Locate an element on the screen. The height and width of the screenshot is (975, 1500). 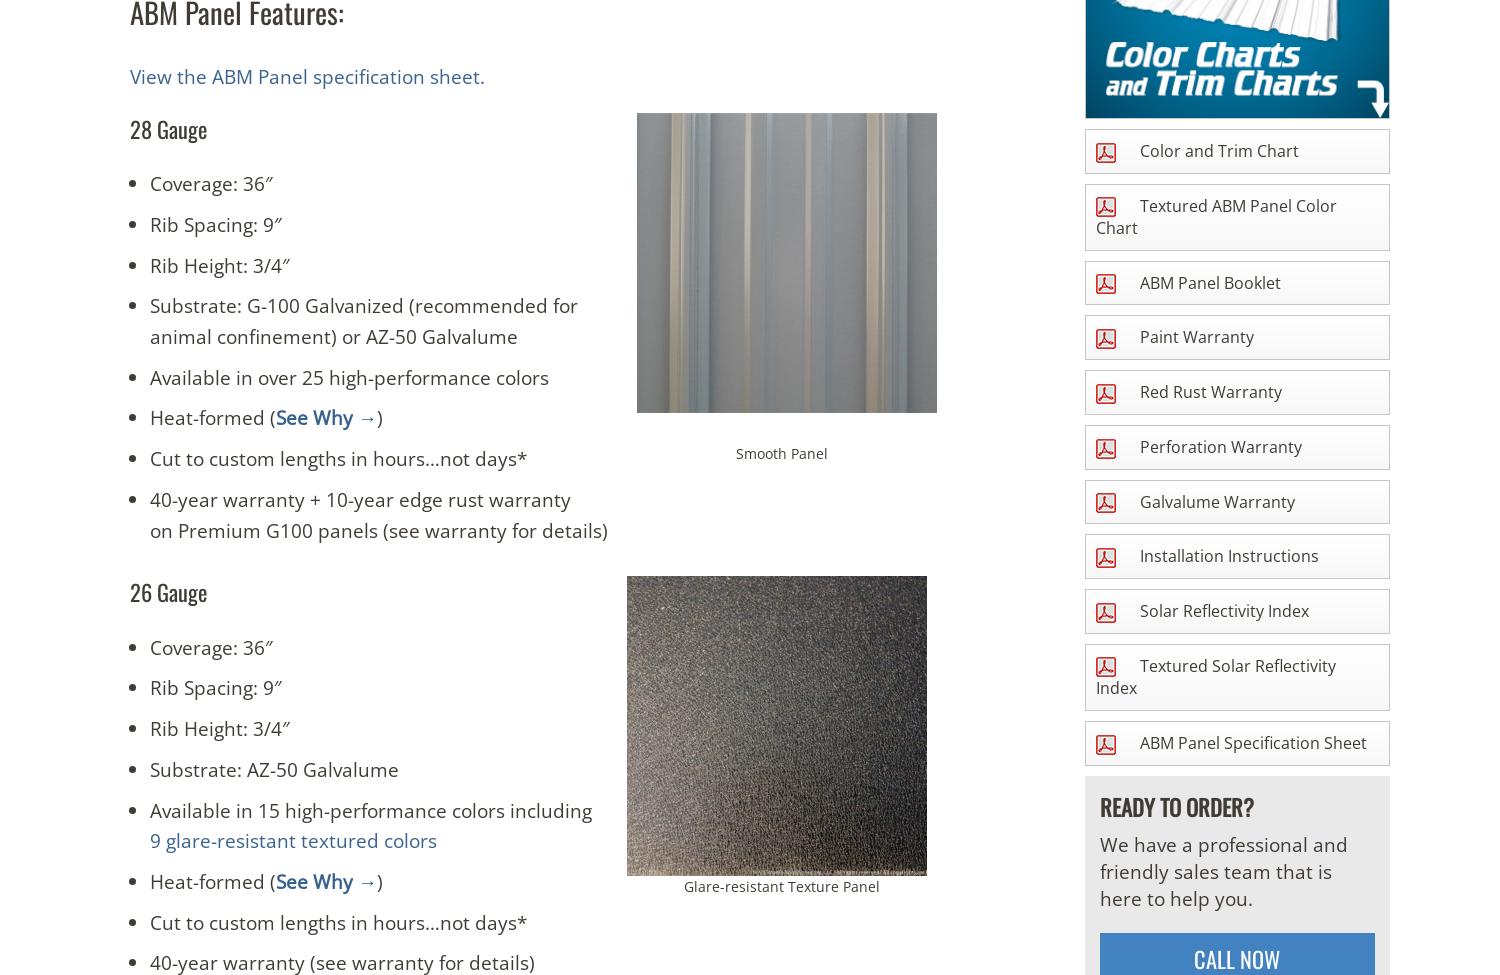
'26 Gauge' is located at coordinates (130, 591).